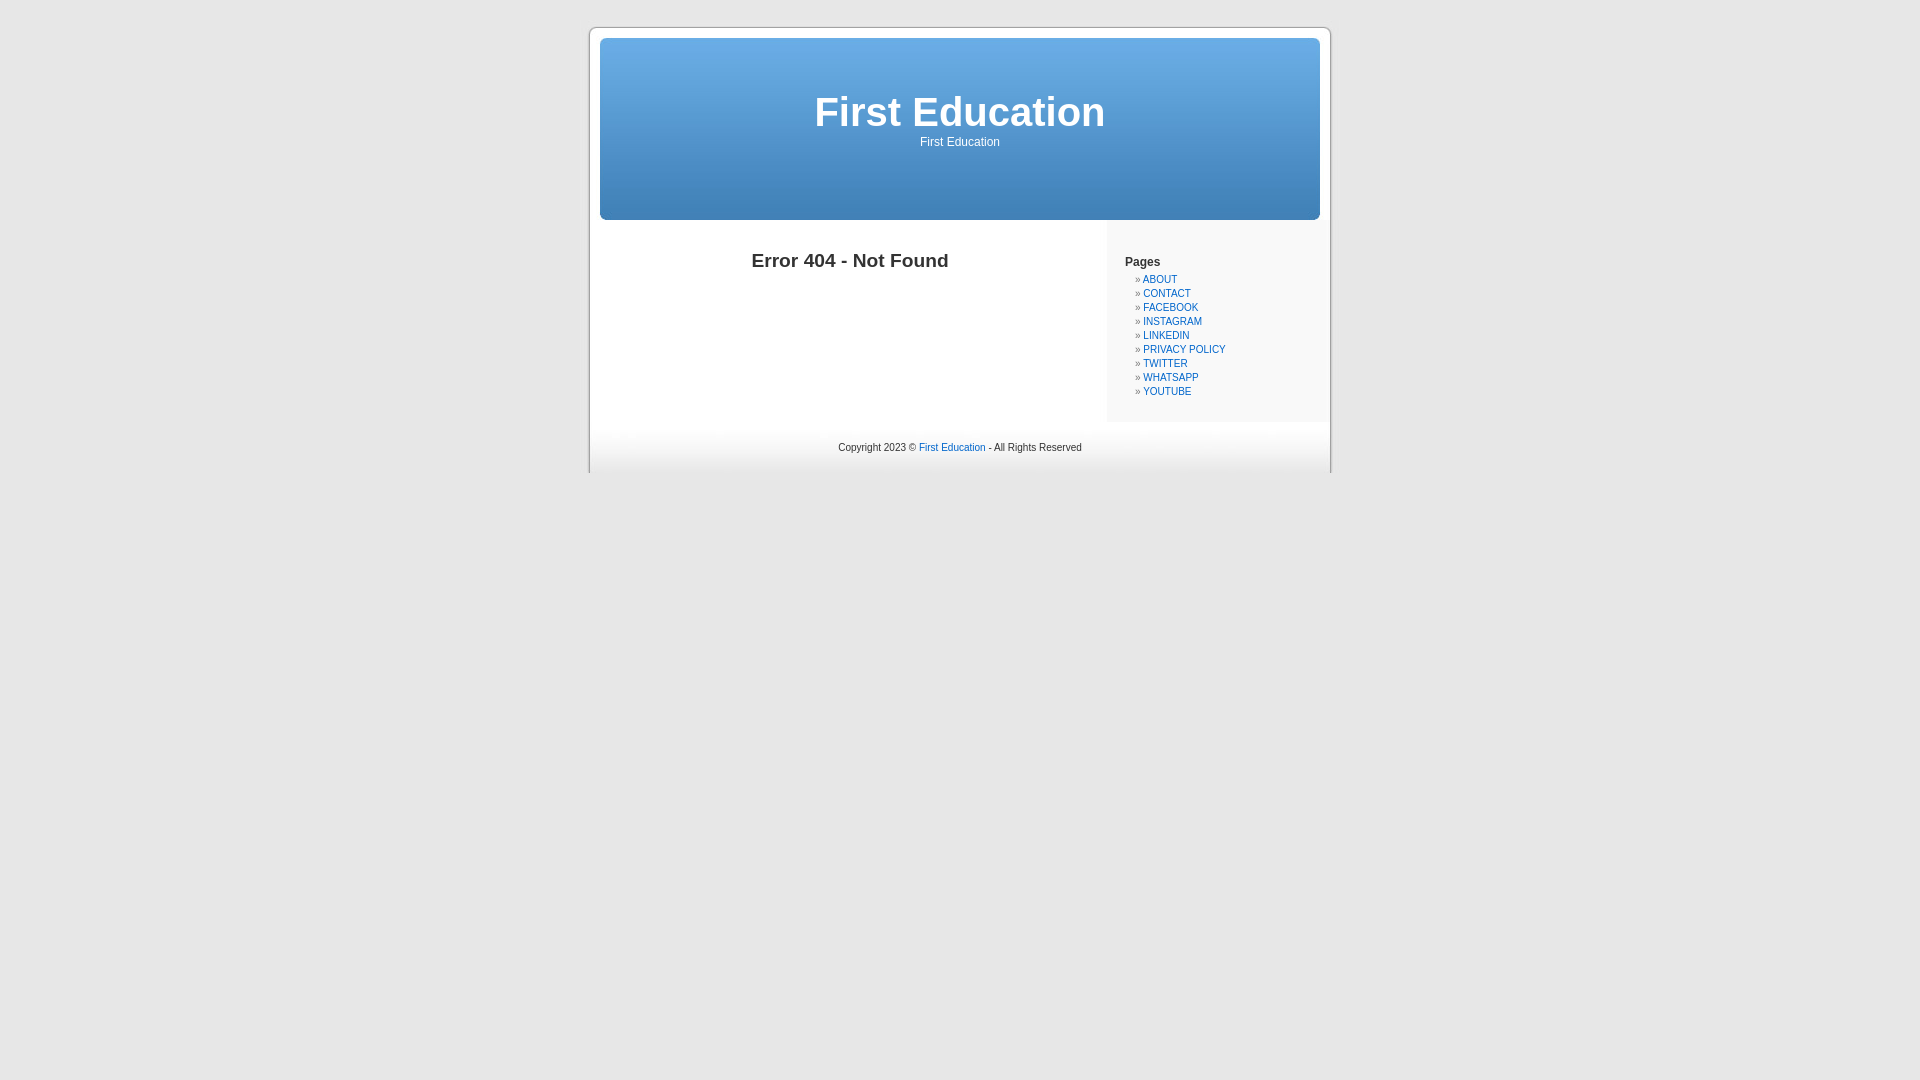 Image resolution: width=1920 pixels, height=1080 pixels. What do you see at coordinates (1170, 377) in the screenshot?
I see `'WHATSAPP'` at bounding box center [1170, 377].